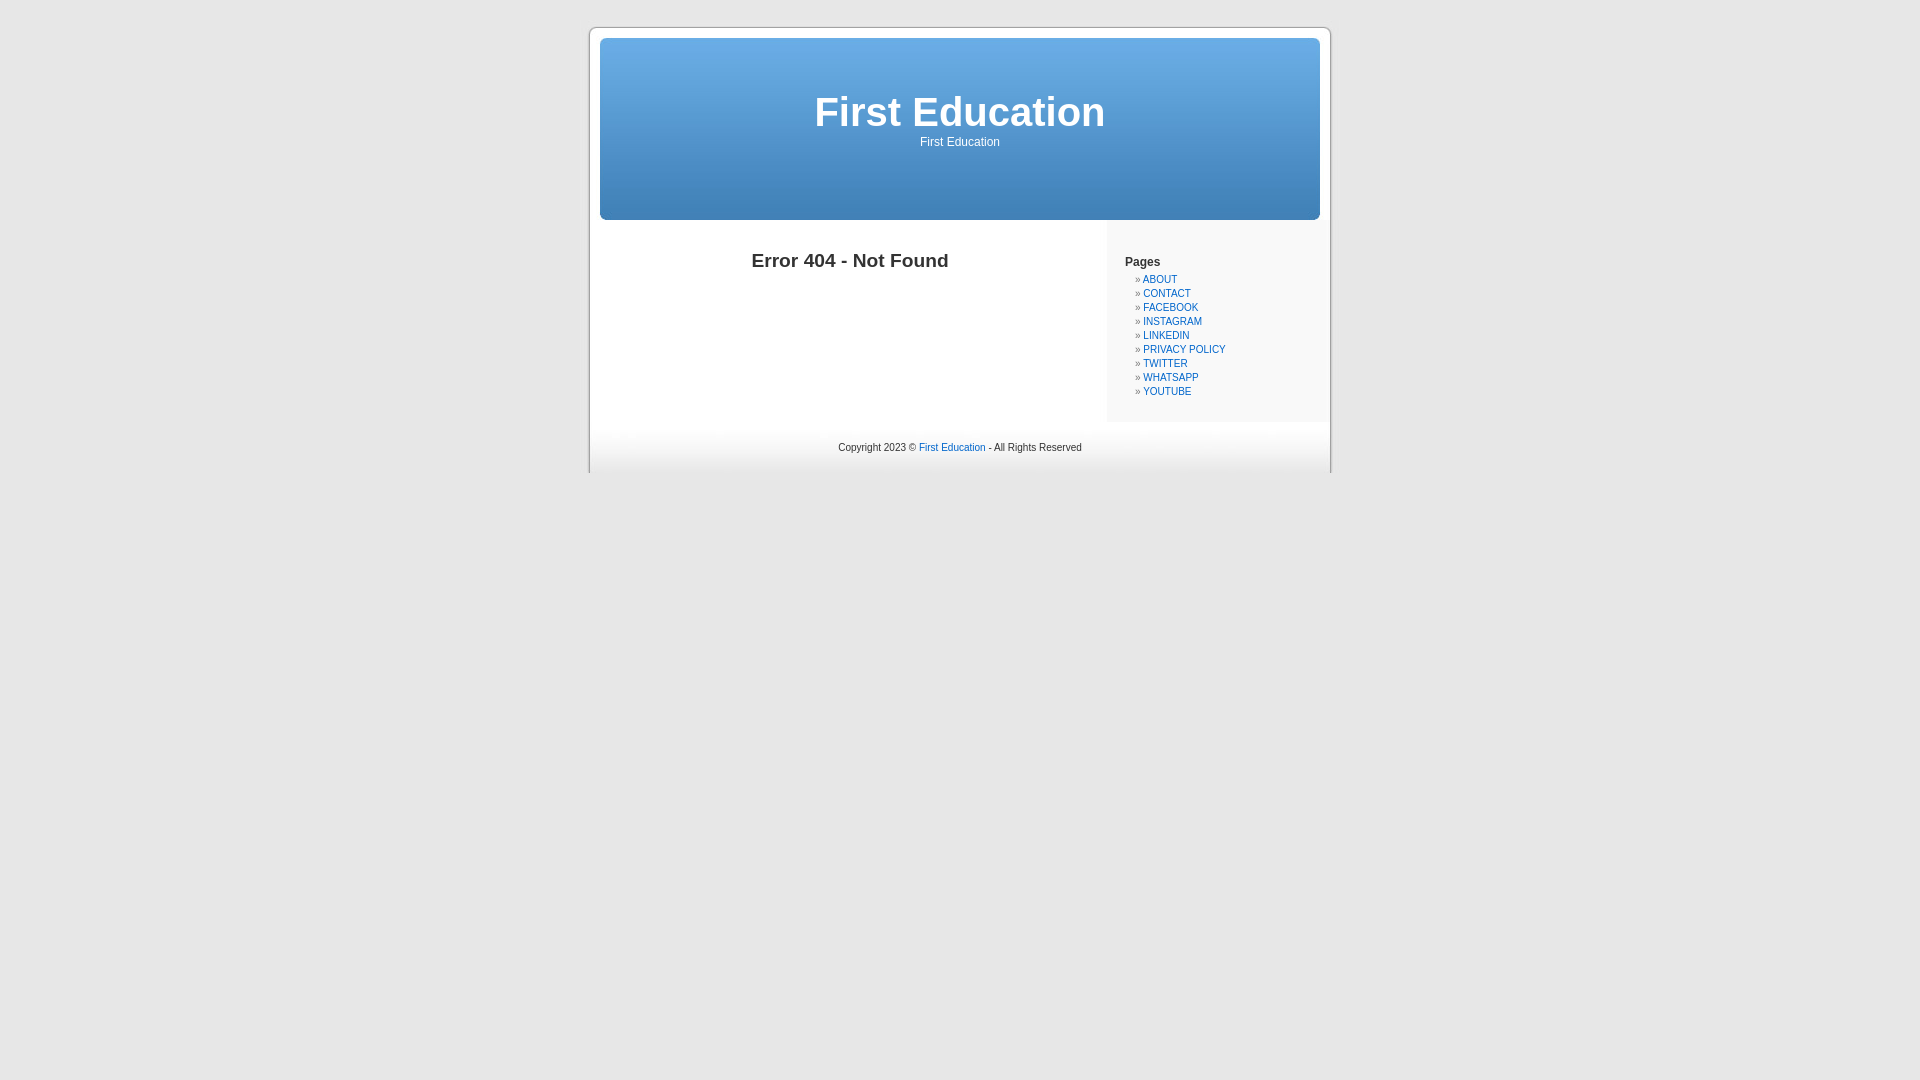 Image resolution: width=1920 pixels, height=1080 pixels. What do you see at coordinates (1170, 377) in the screenshot?
I see `'WHATSAPP'` at bounding box center [1170, 377].